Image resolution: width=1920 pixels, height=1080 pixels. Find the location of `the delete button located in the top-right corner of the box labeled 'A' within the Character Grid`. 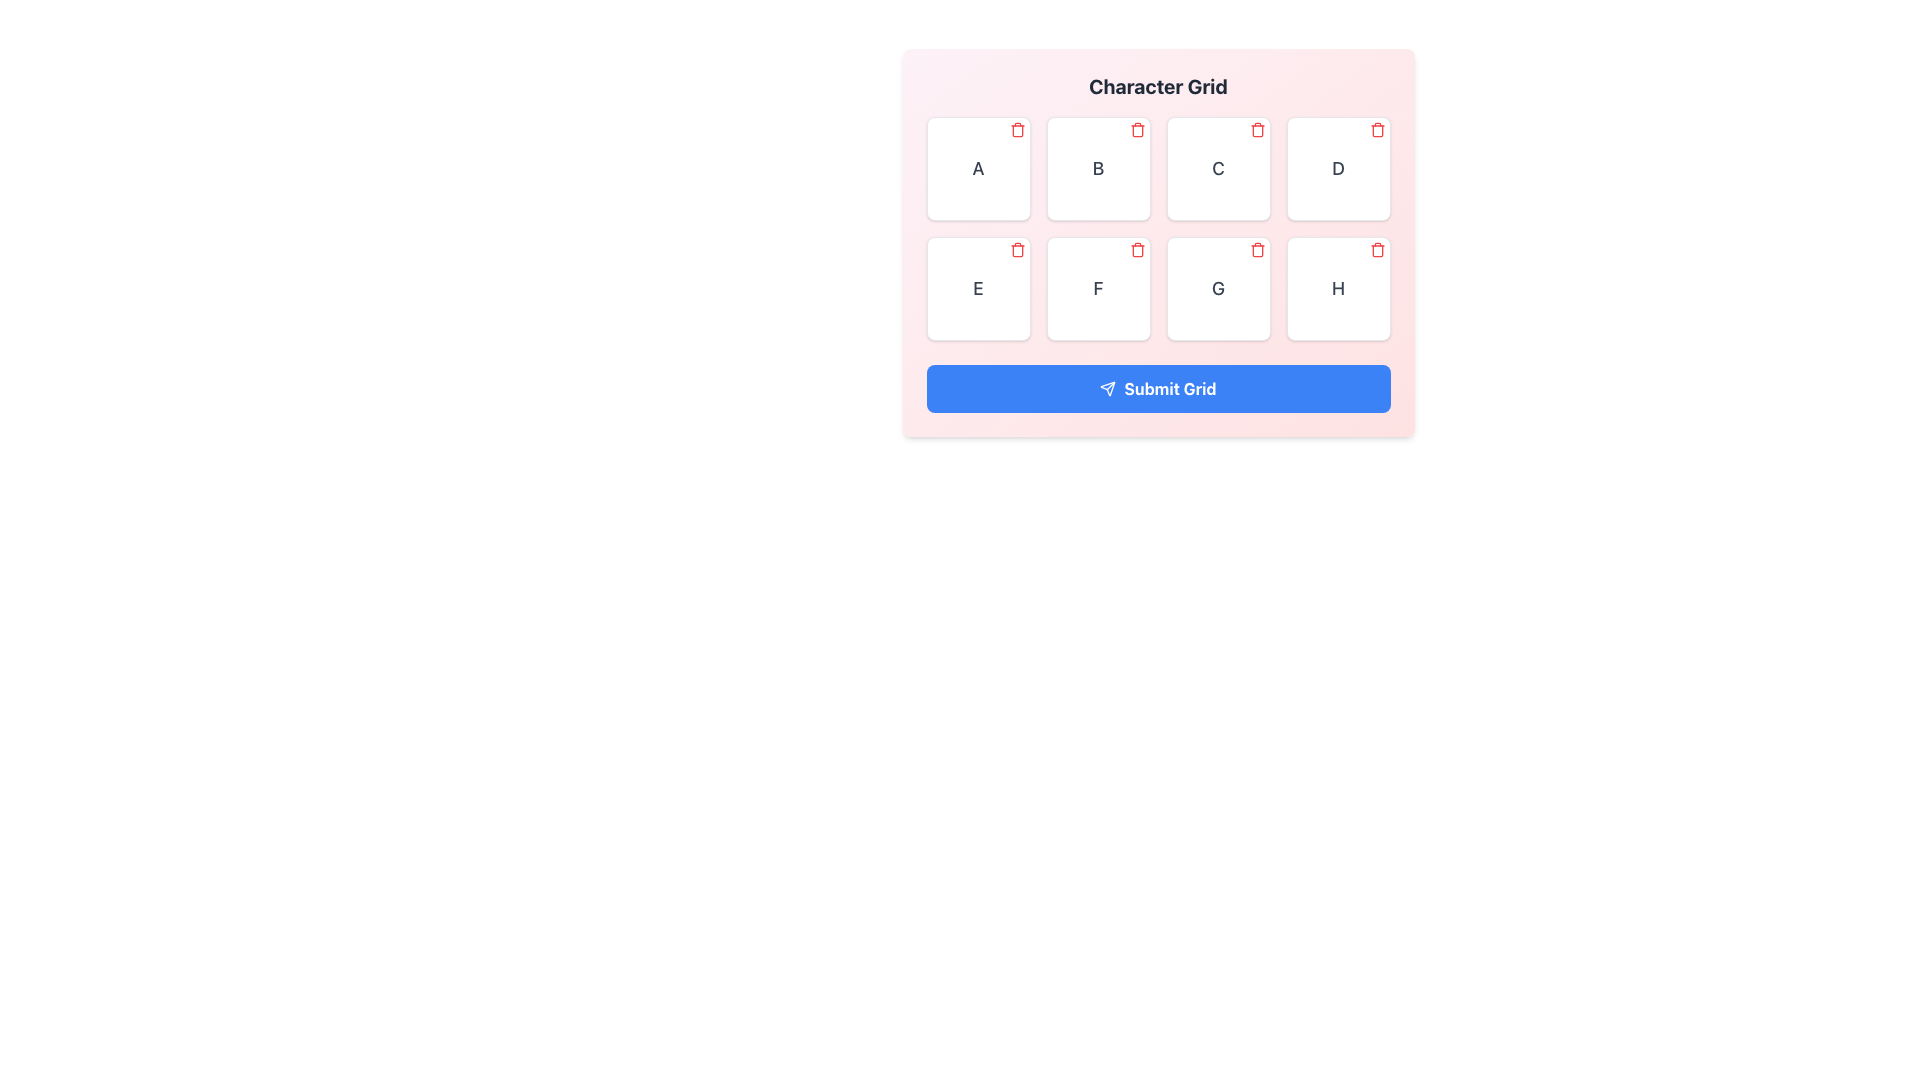

the delete button located in the top-right corner of the box labeled 'A' within the Character Grid is located at coordinates (1017, 130).